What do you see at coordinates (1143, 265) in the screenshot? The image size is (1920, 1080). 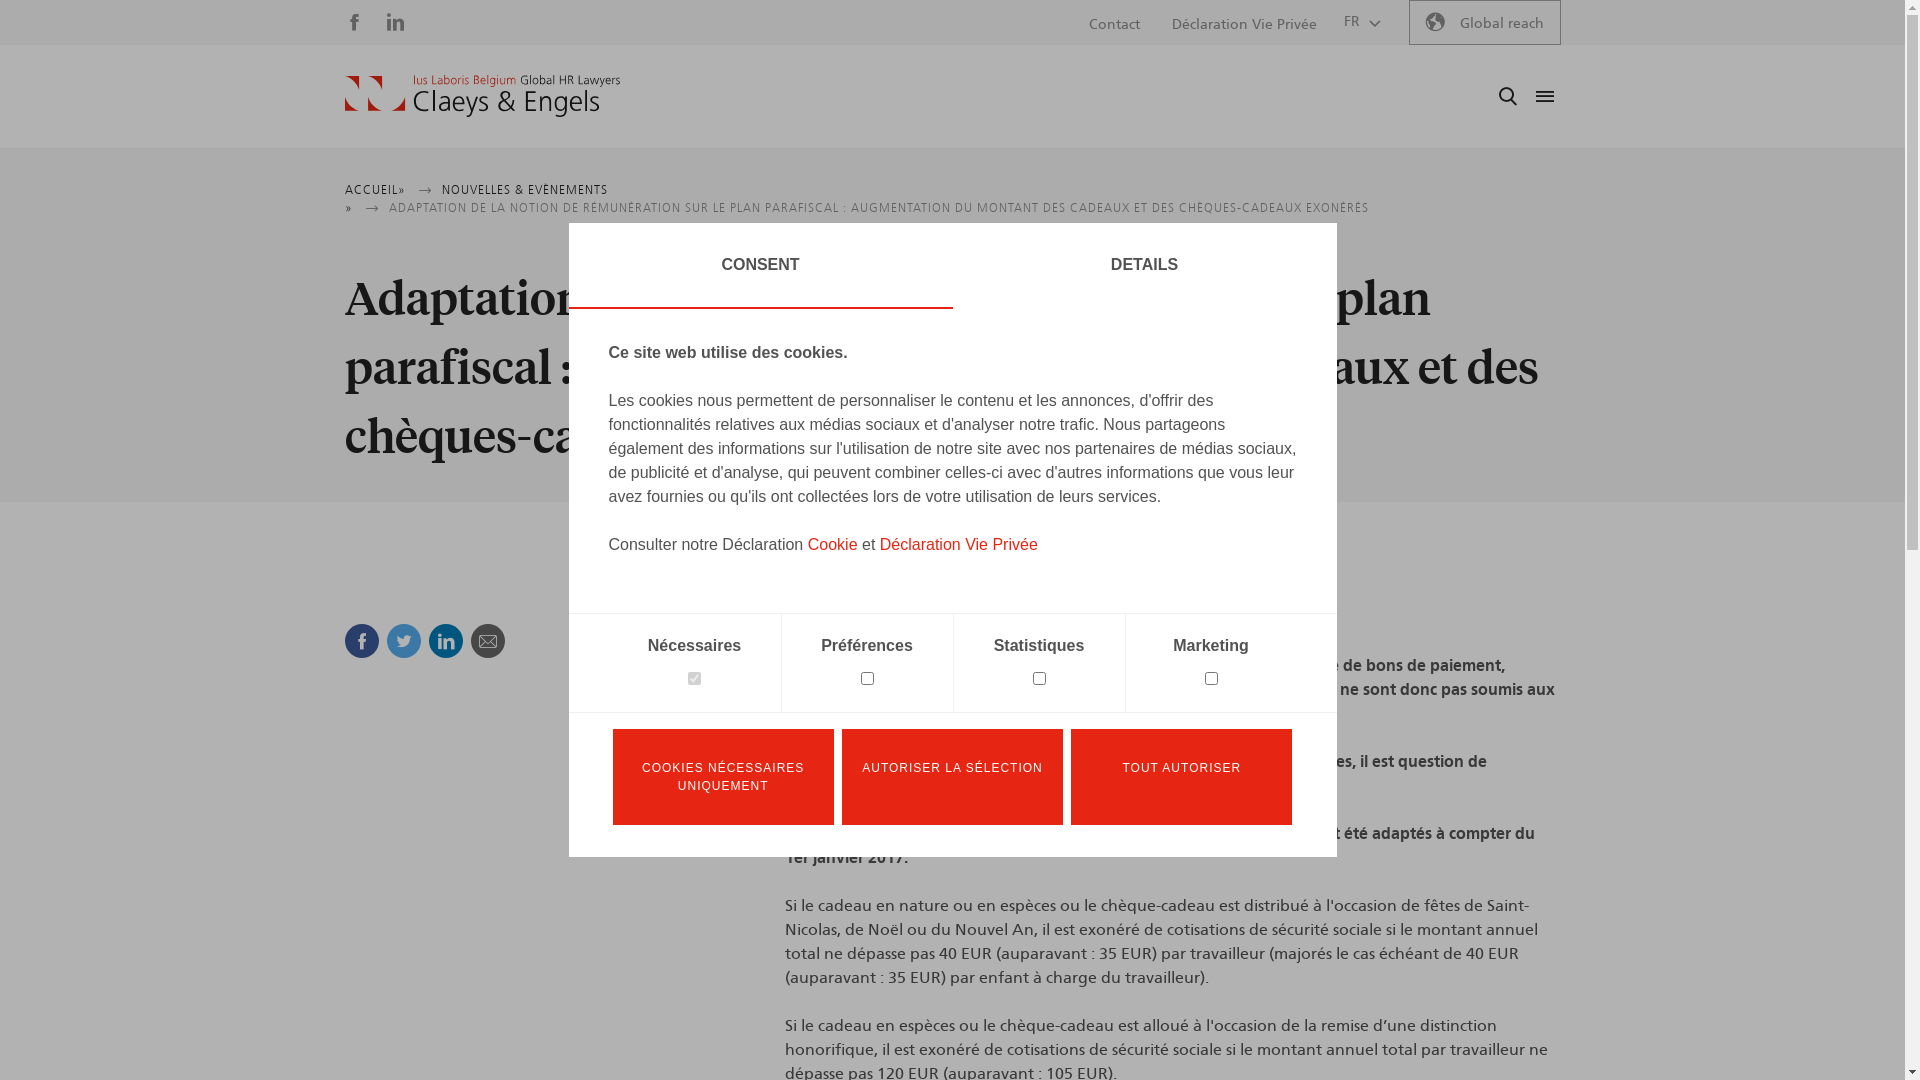 I see `'DETAILS'` at bounding box center [1143, 265].